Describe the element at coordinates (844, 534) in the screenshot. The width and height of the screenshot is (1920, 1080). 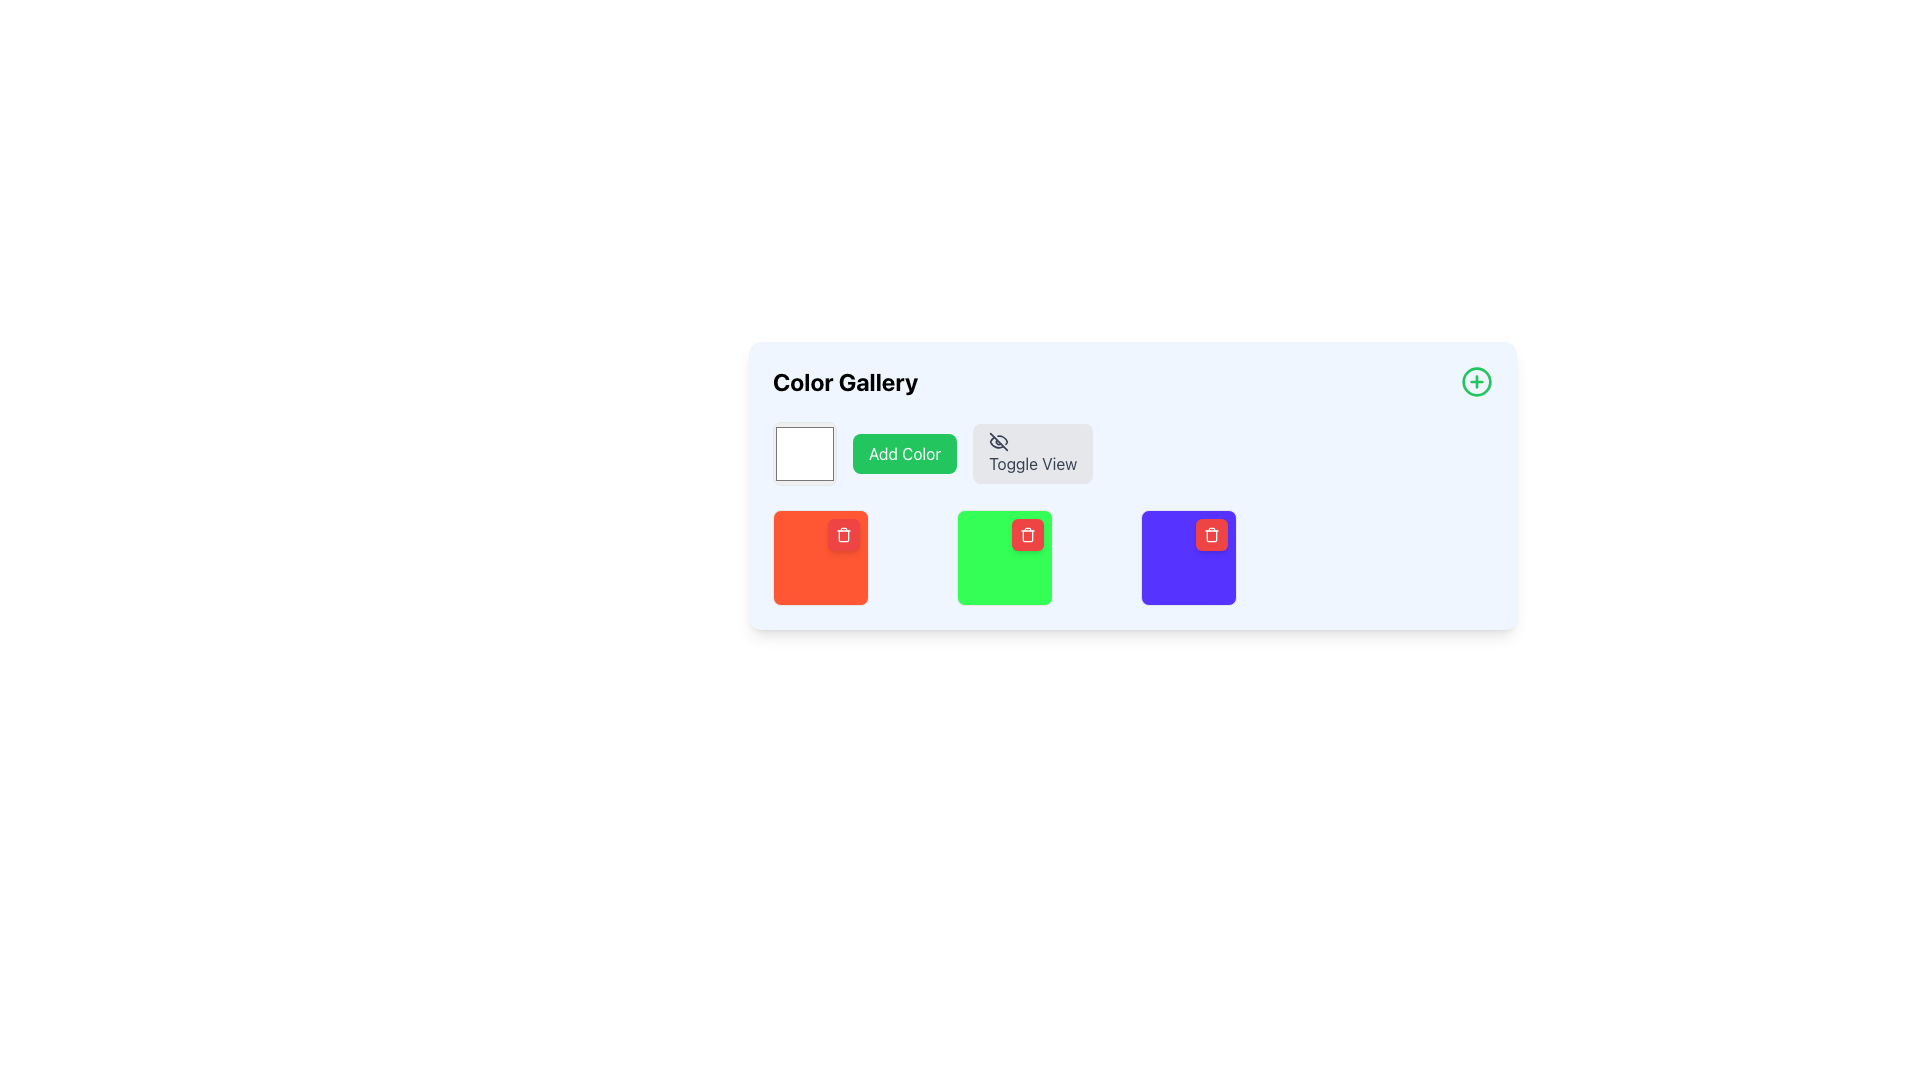
I see `the Action button located at the top-right corner of the red tile` at that location.